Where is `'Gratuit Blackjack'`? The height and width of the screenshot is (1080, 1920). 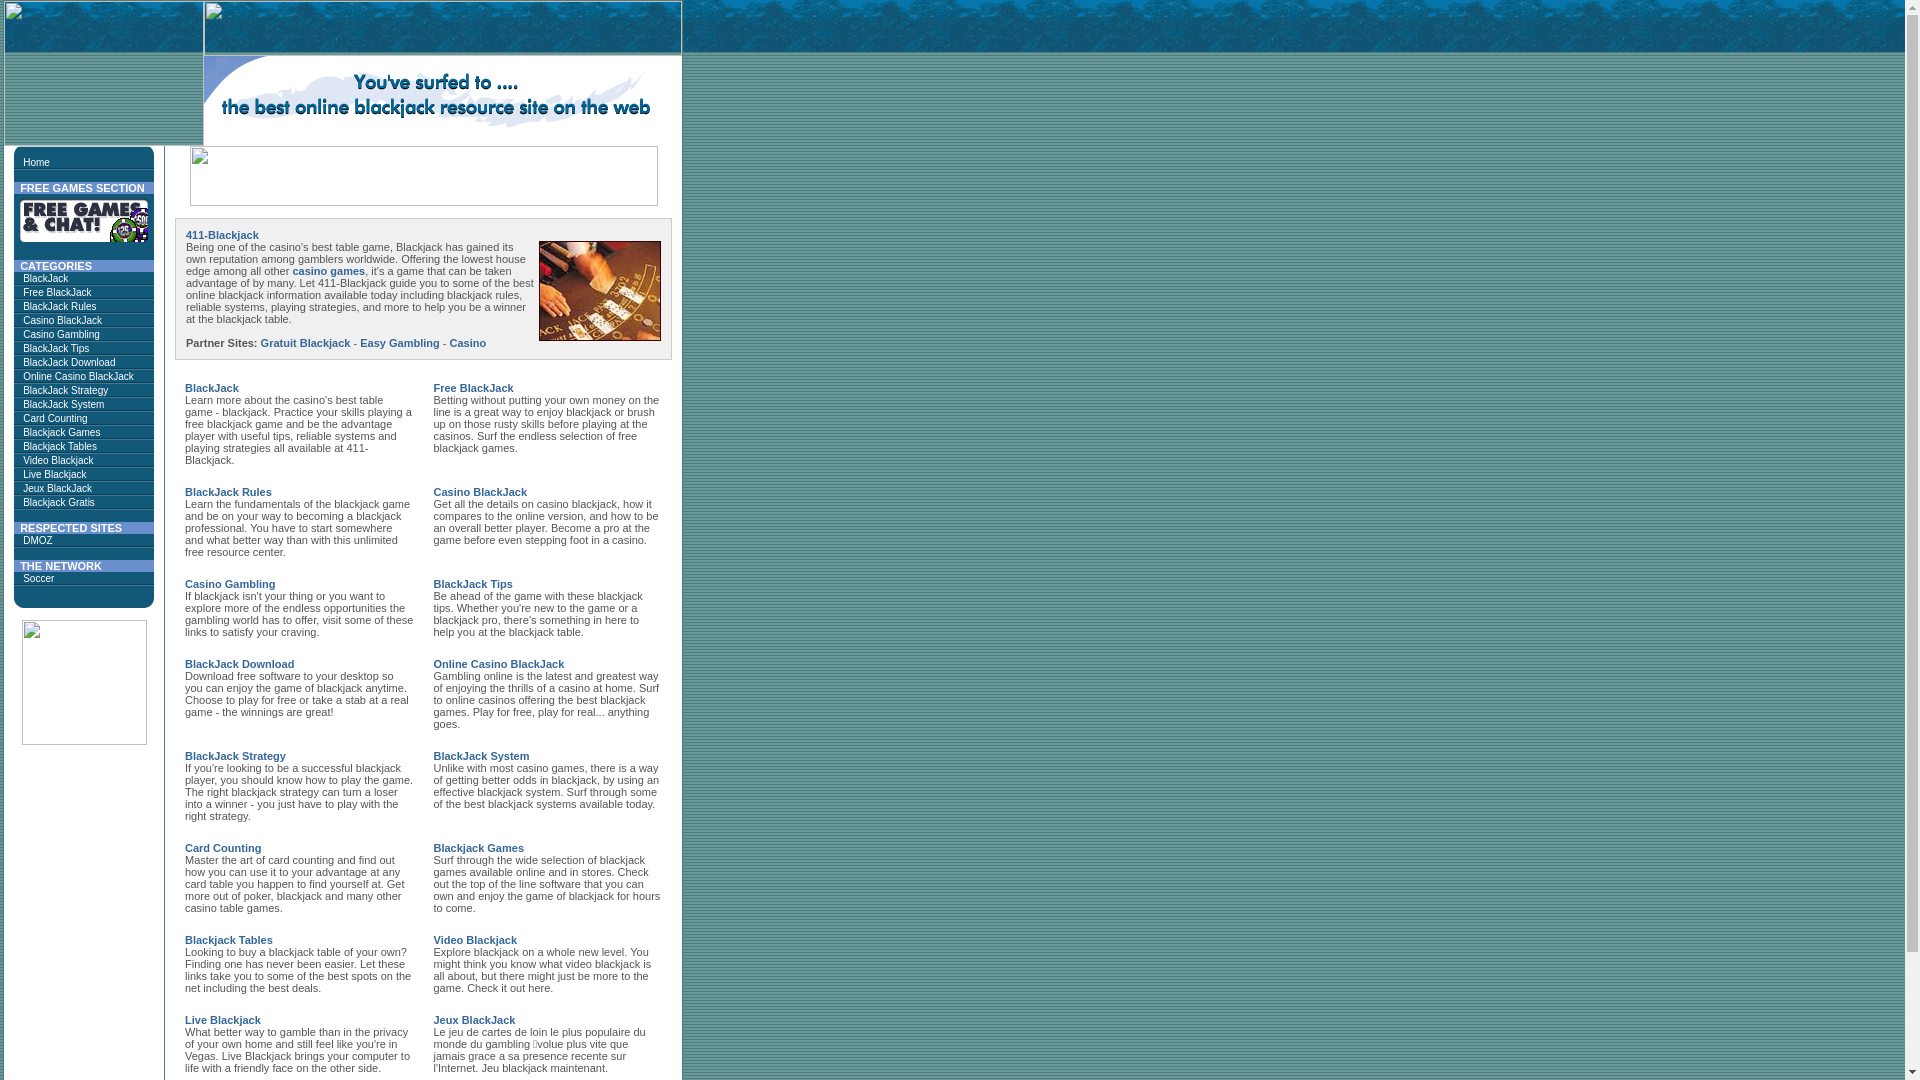
'Gratuit Blackjack' is located at coordinates (305, 342).